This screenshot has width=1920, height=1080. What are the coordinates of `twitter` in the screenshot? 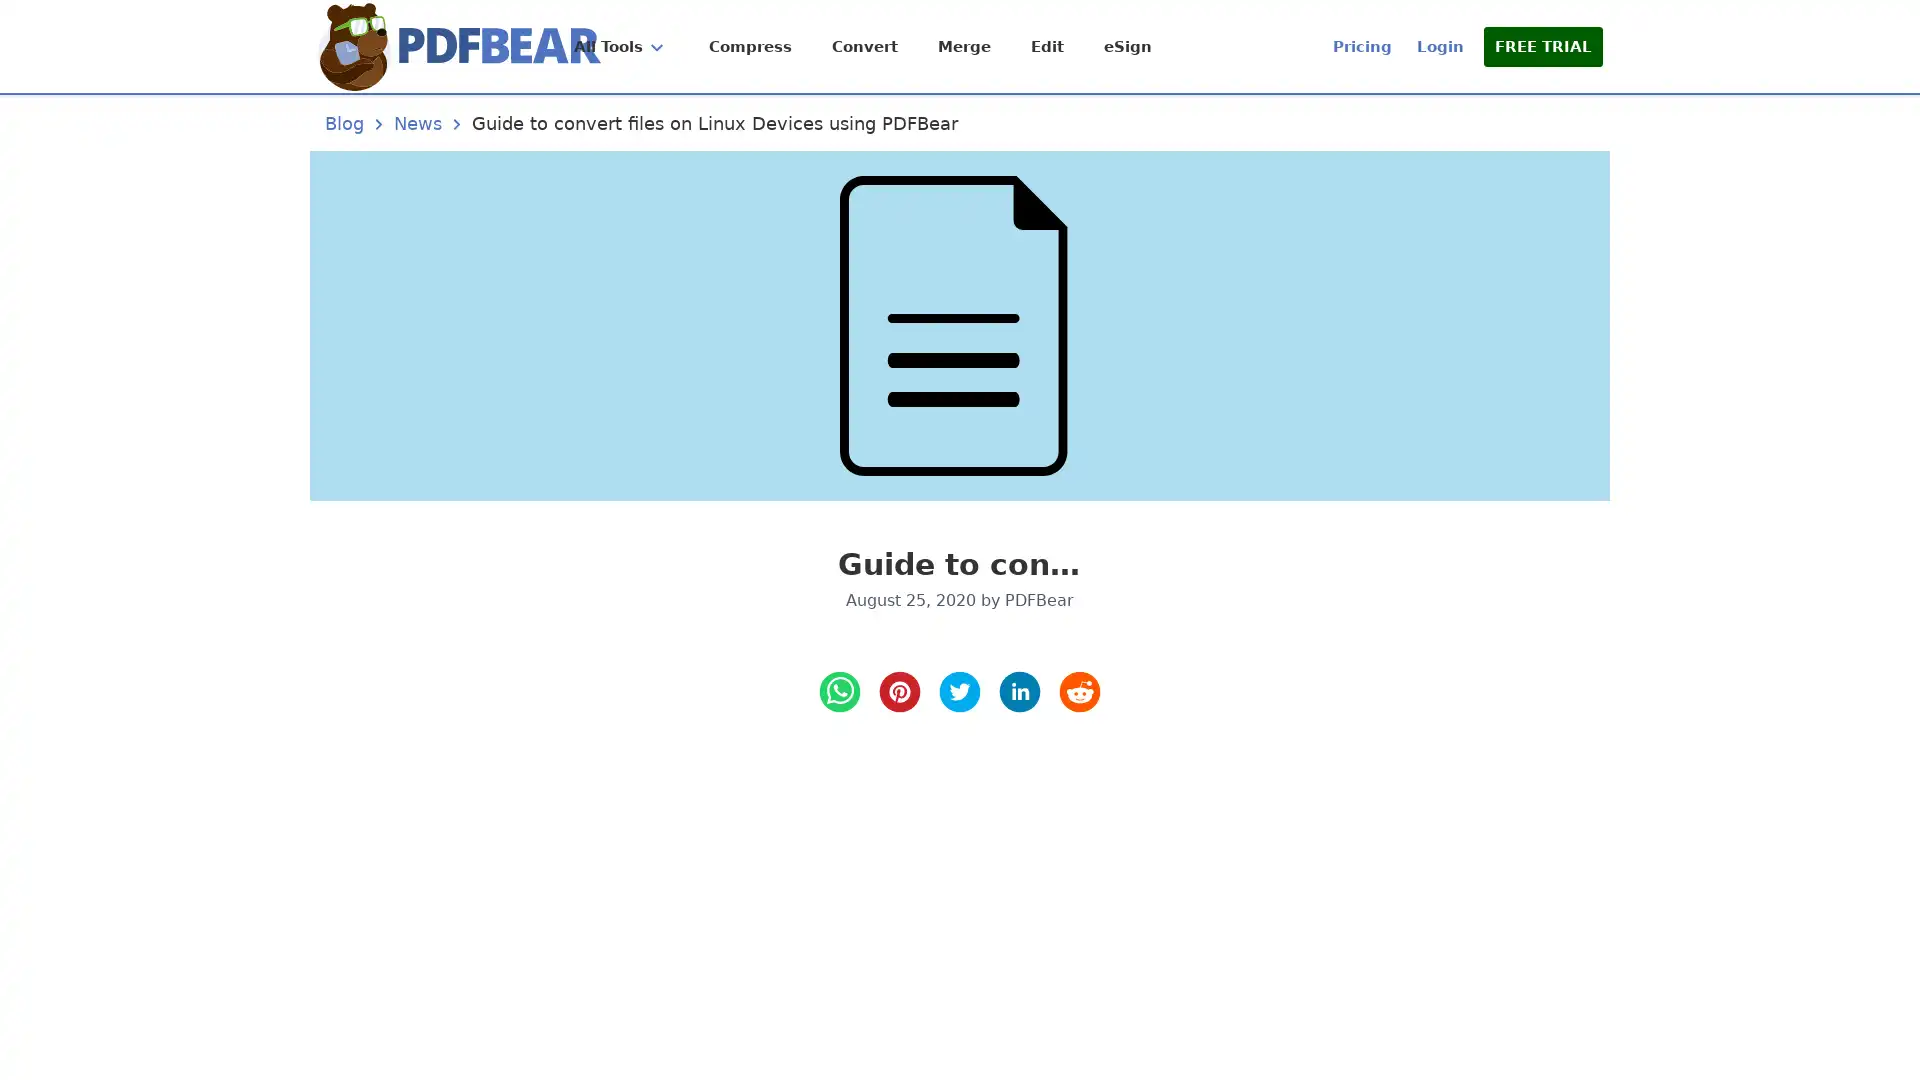 It's located at (960, 690).